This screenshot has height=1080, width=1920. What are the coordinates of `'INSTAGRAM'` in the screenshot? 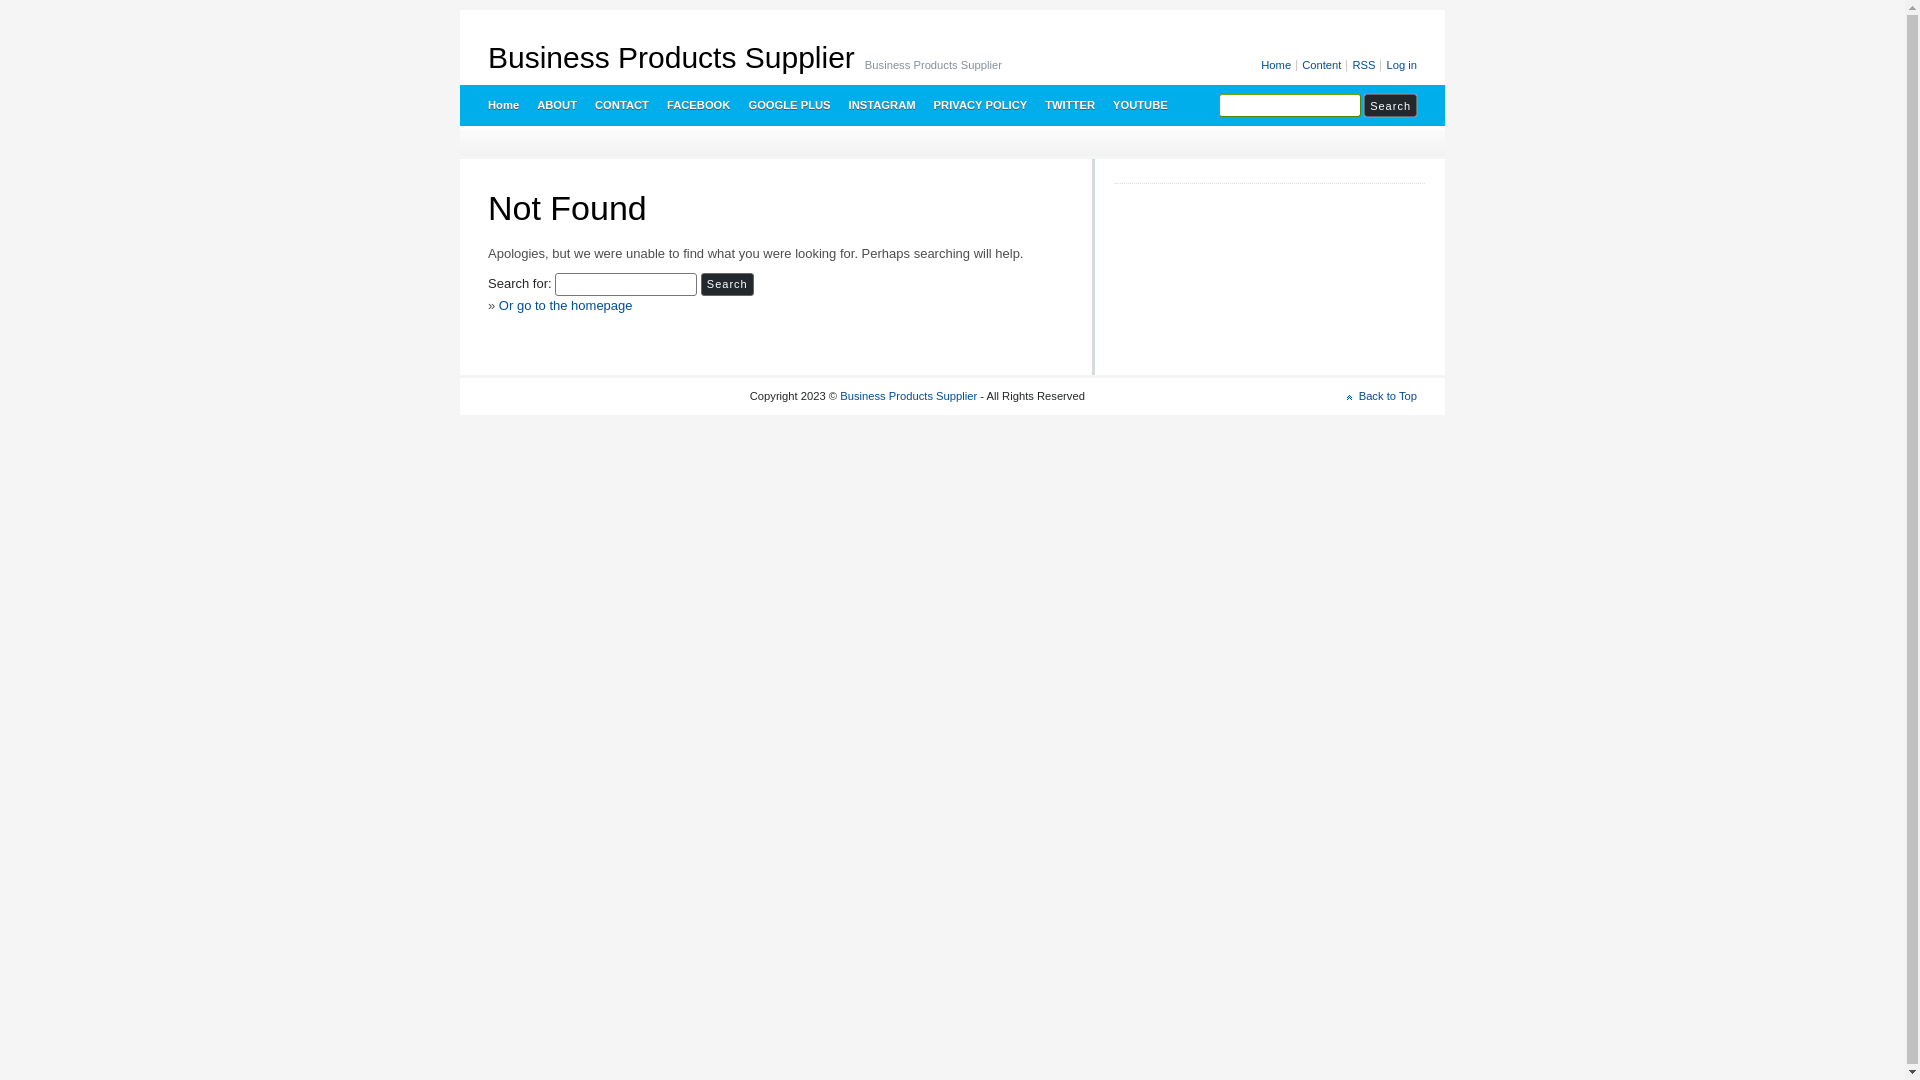 It's located at (880, 104).